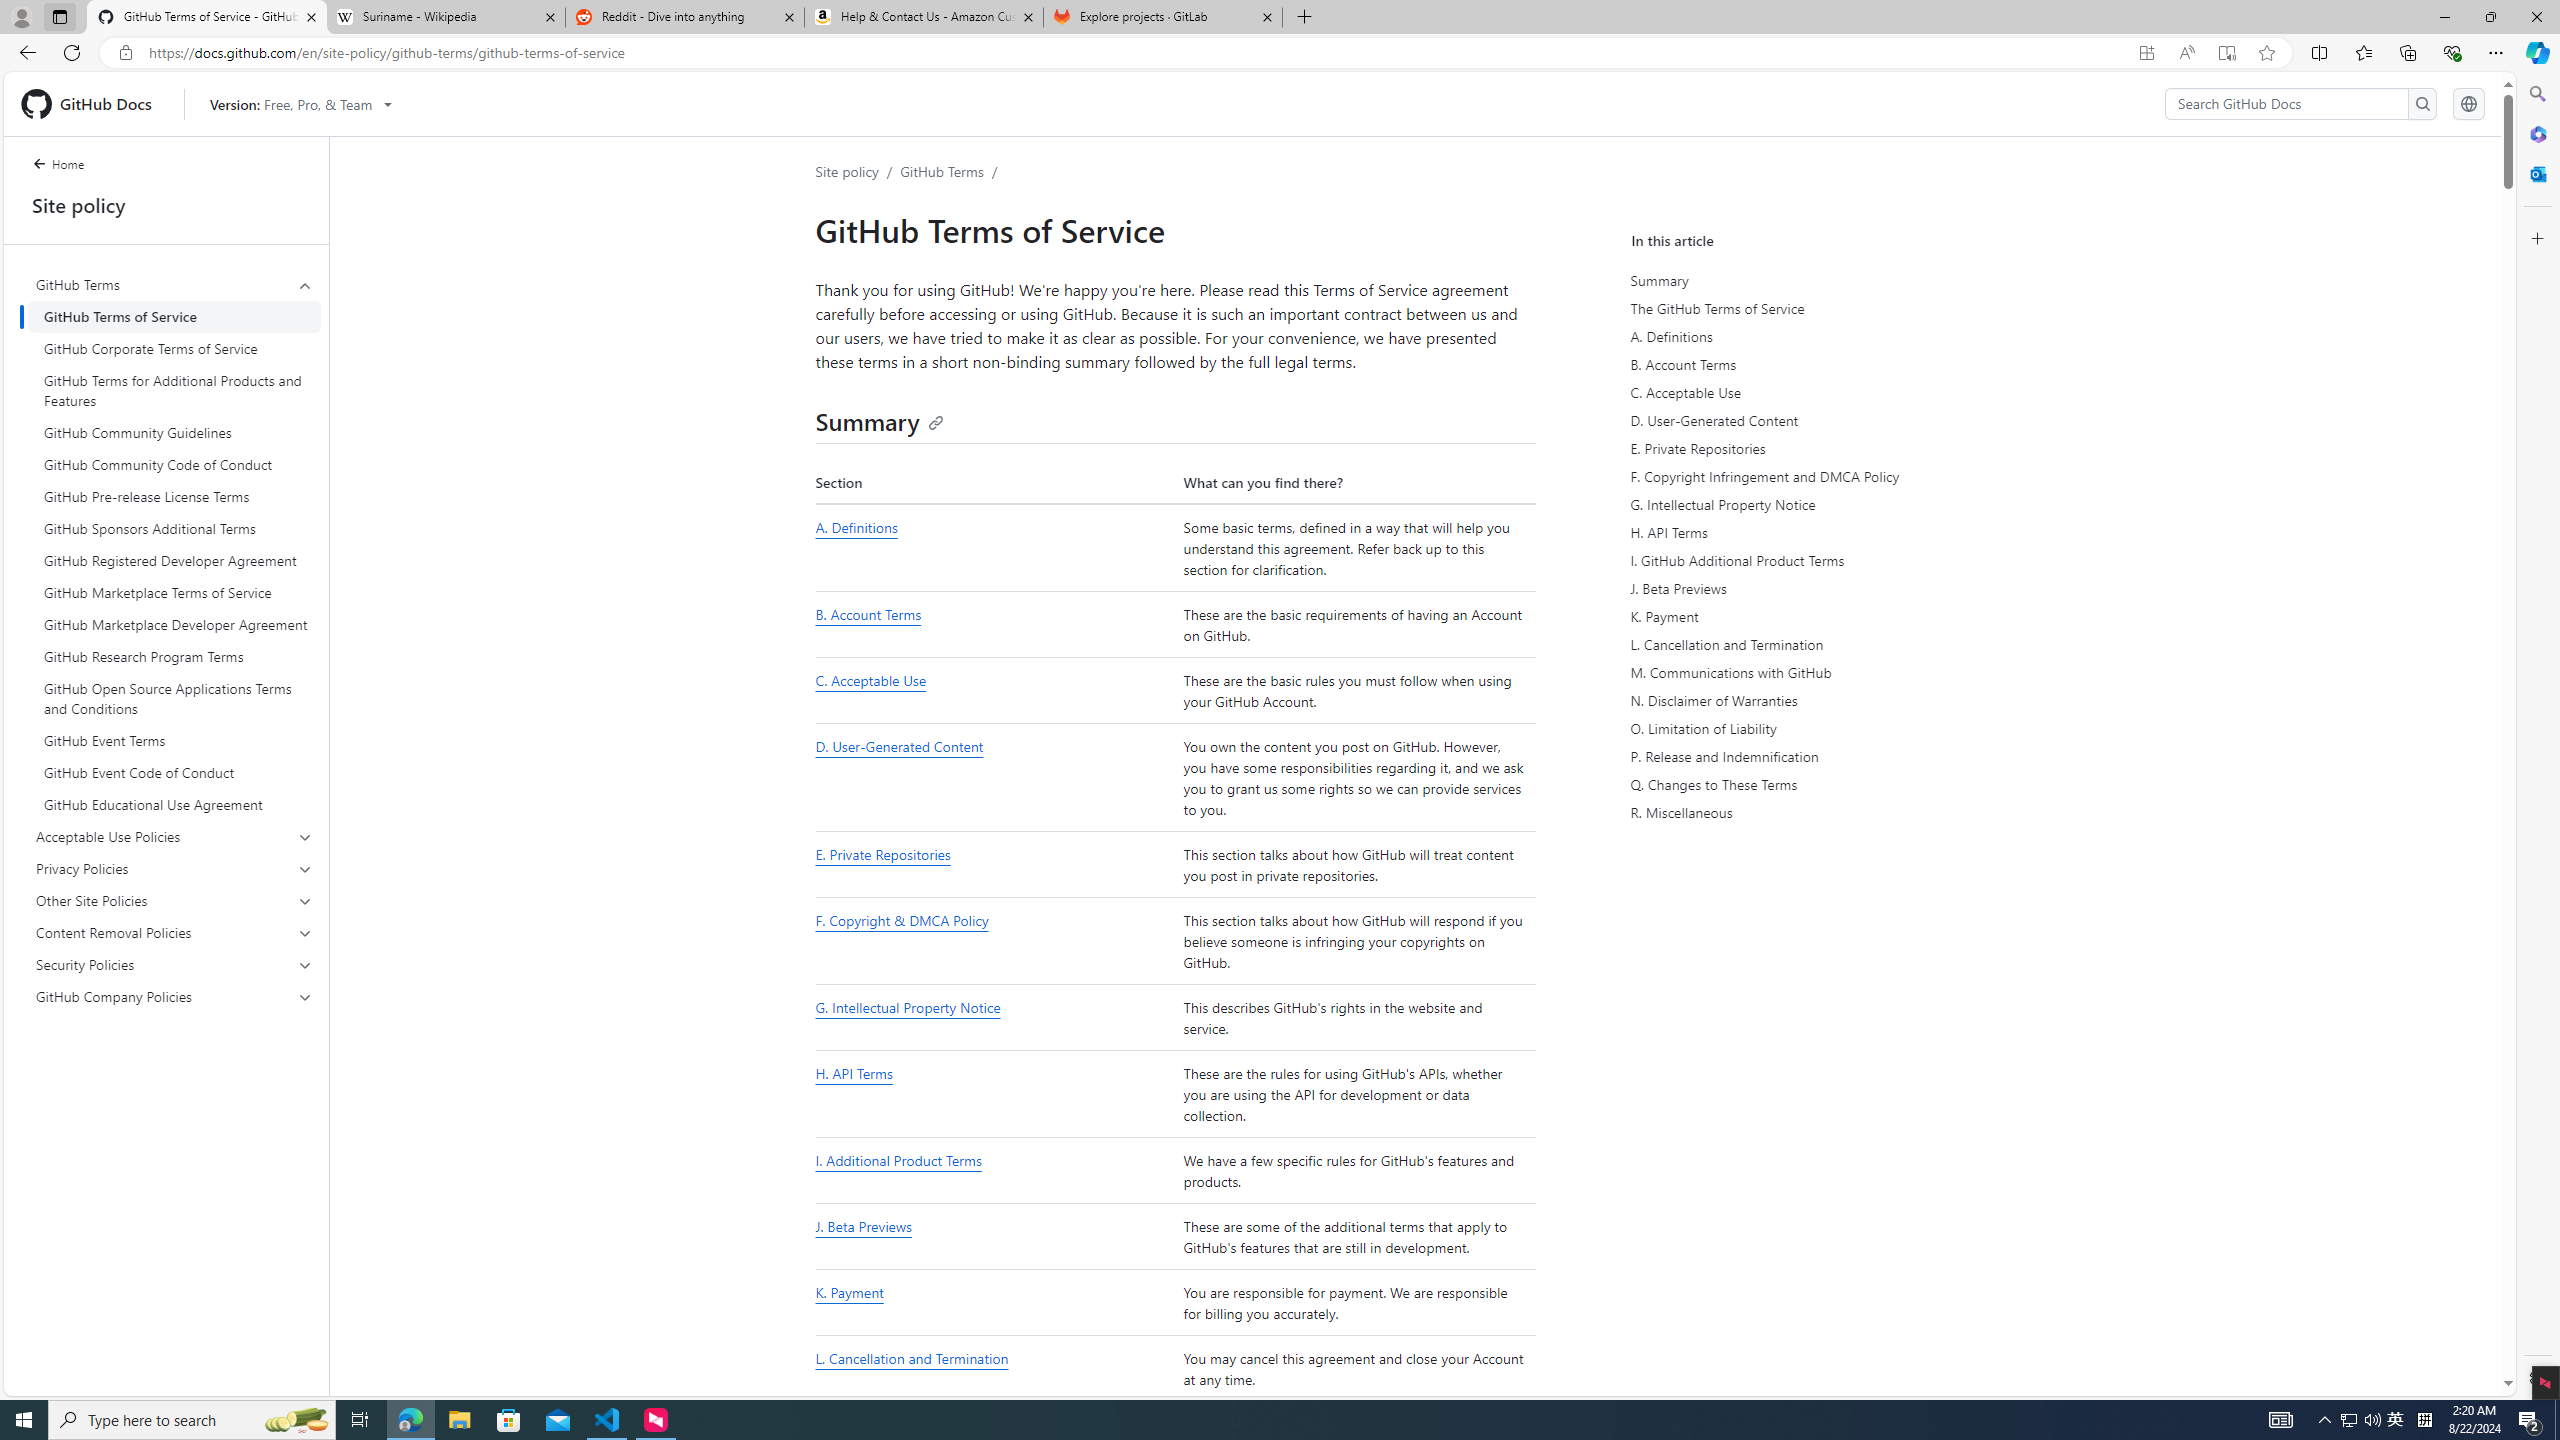 The image size is (2560, 1440). Describe the element at coordinates (845, 171) in the screenshot. I see `'Site policy'` at that location.